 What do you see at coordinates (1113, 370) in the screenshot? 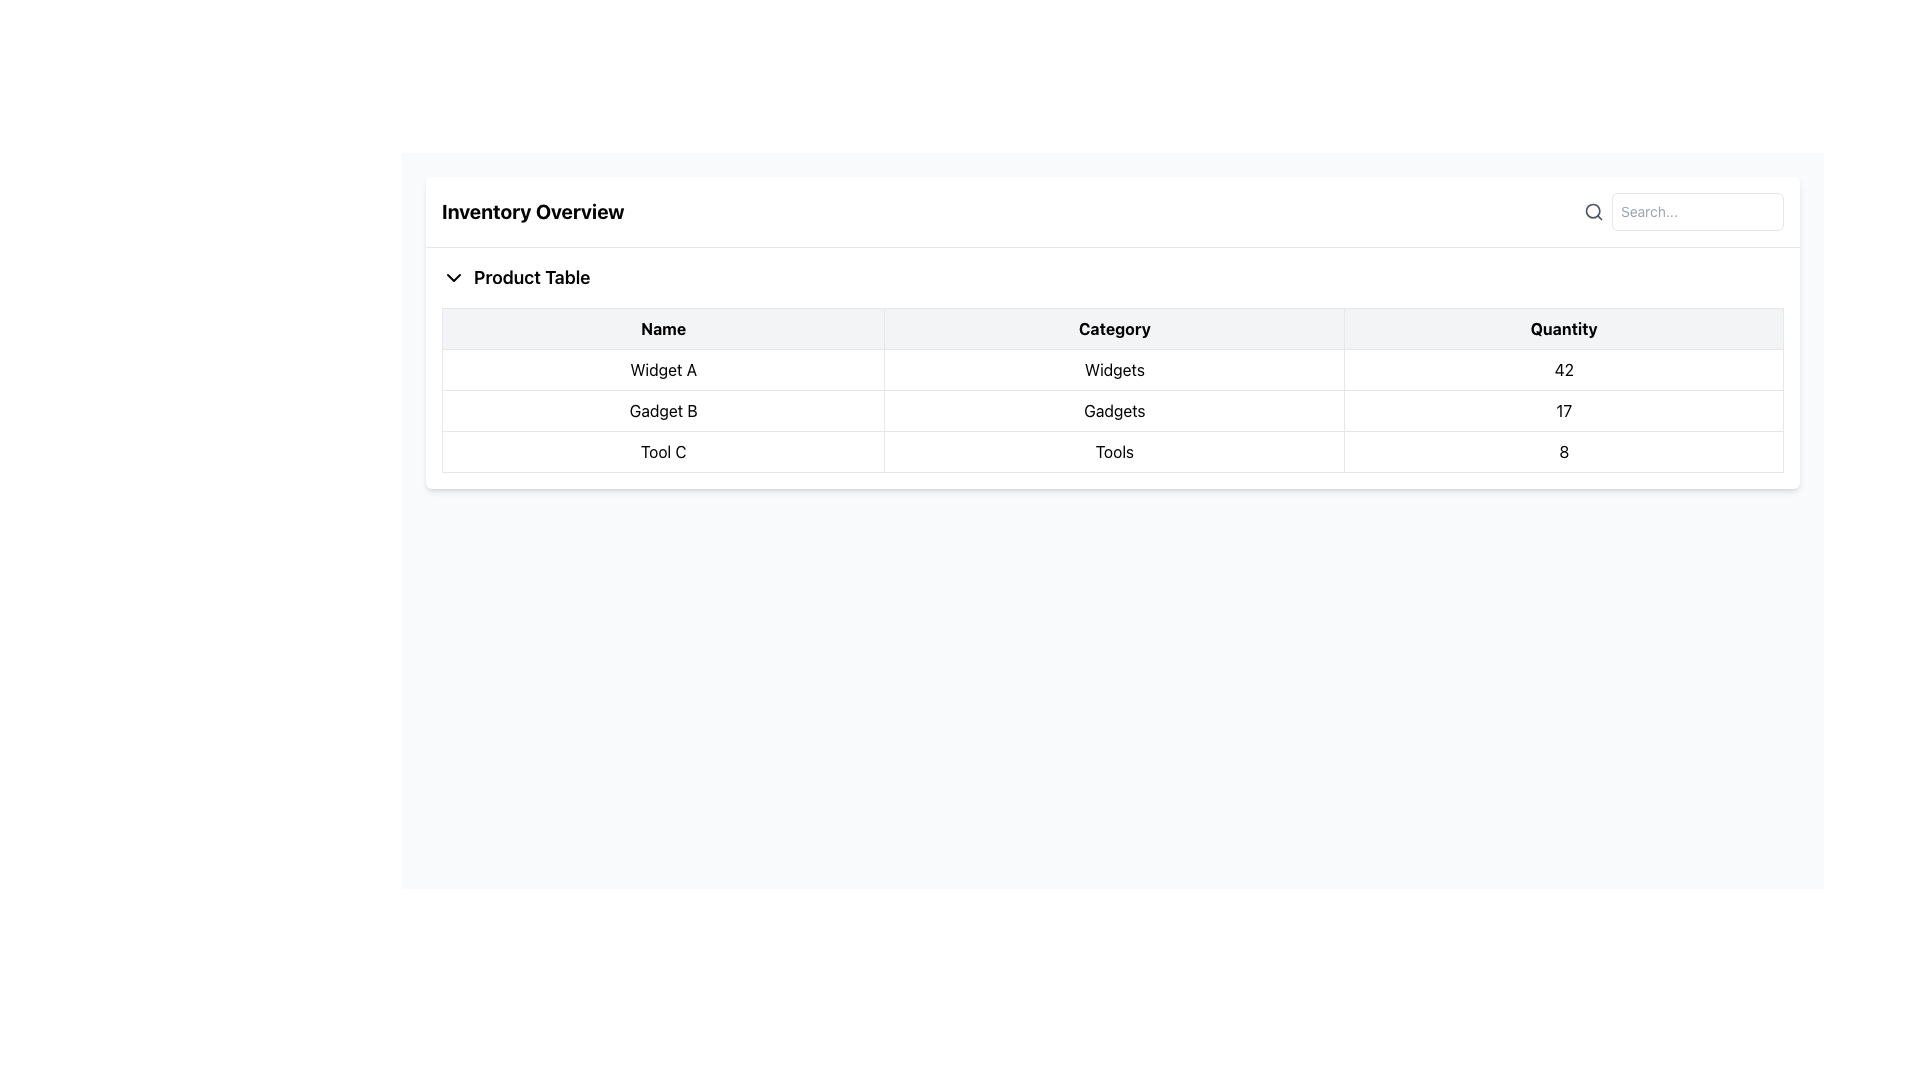
I see `the table cell containing the text 'Widgets' which is positioned in the middle column of the first row, between the cells labeled 'Widget A' and '42'` at bounding box center [1113, 370].